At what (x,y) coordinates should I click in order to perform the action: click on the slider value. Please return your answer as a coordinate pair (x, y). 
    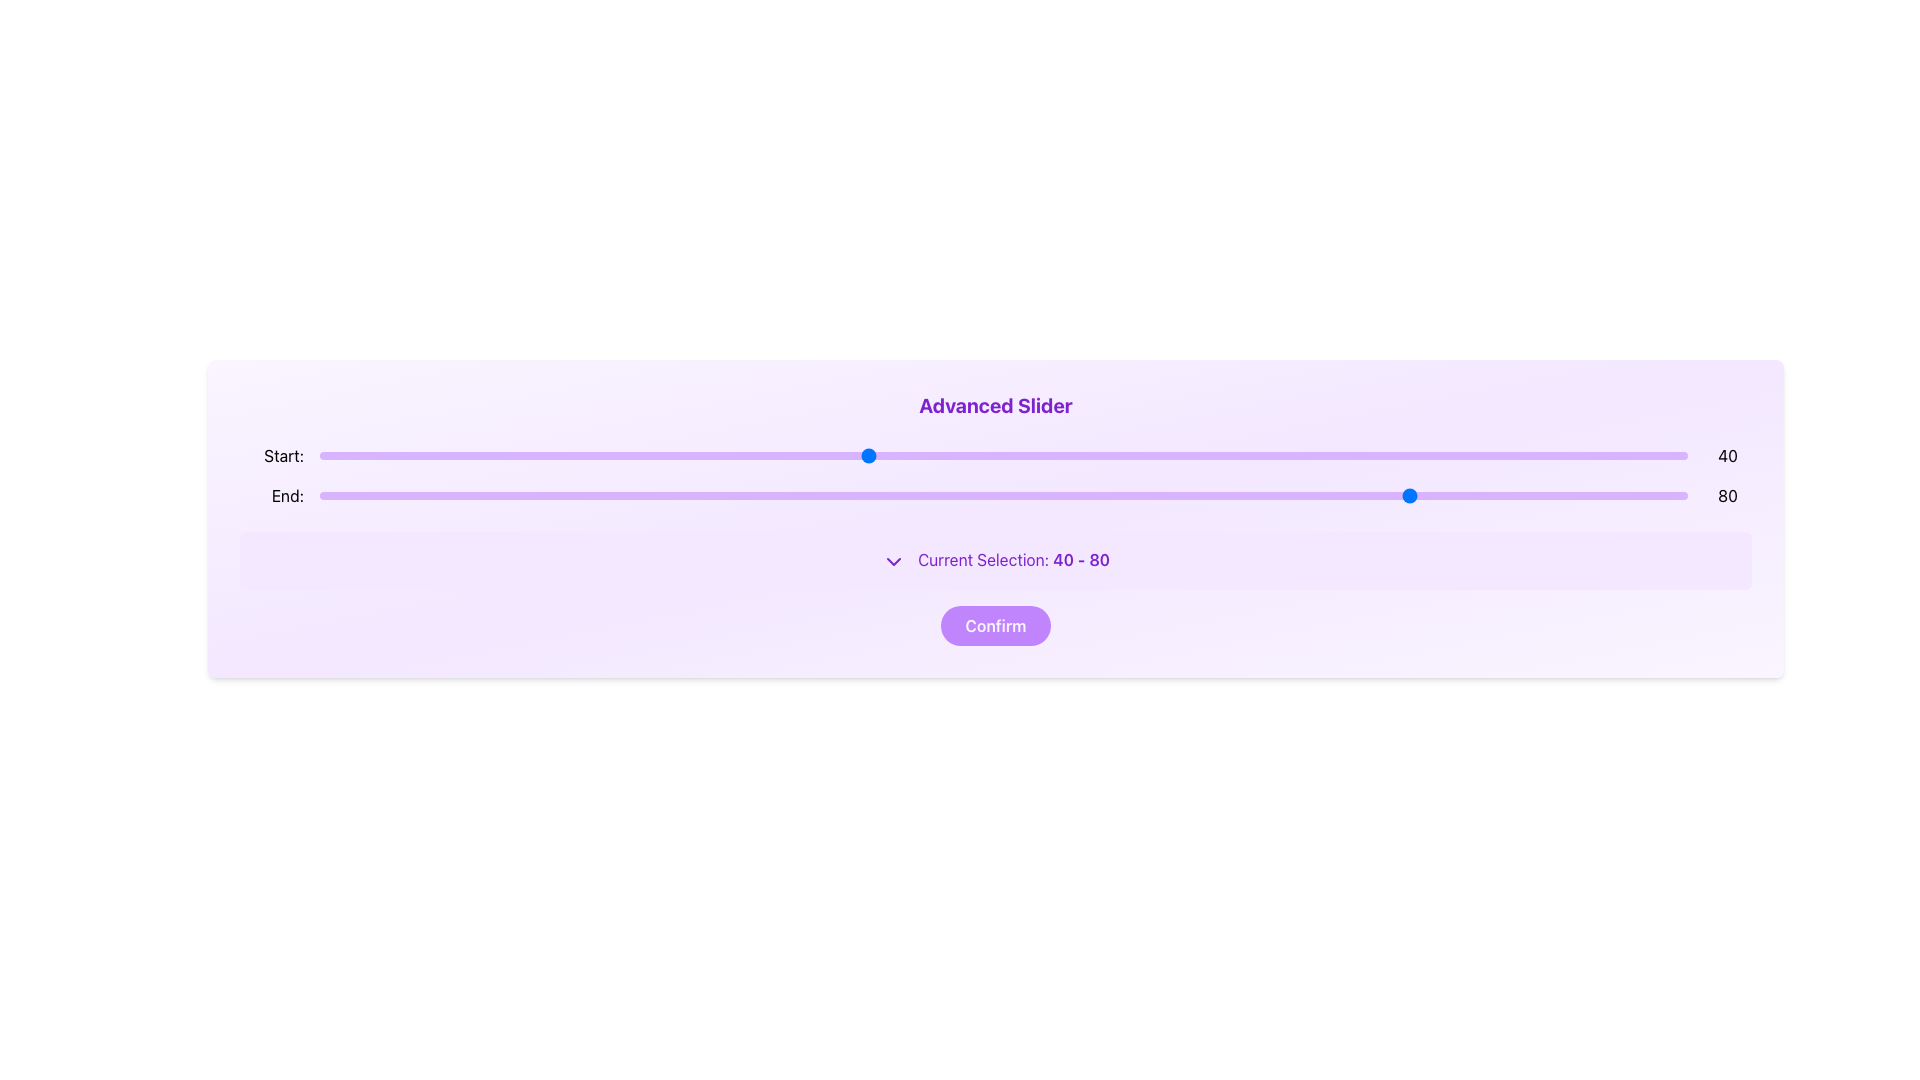
    Looking at the image, I should click on (1550, 495).